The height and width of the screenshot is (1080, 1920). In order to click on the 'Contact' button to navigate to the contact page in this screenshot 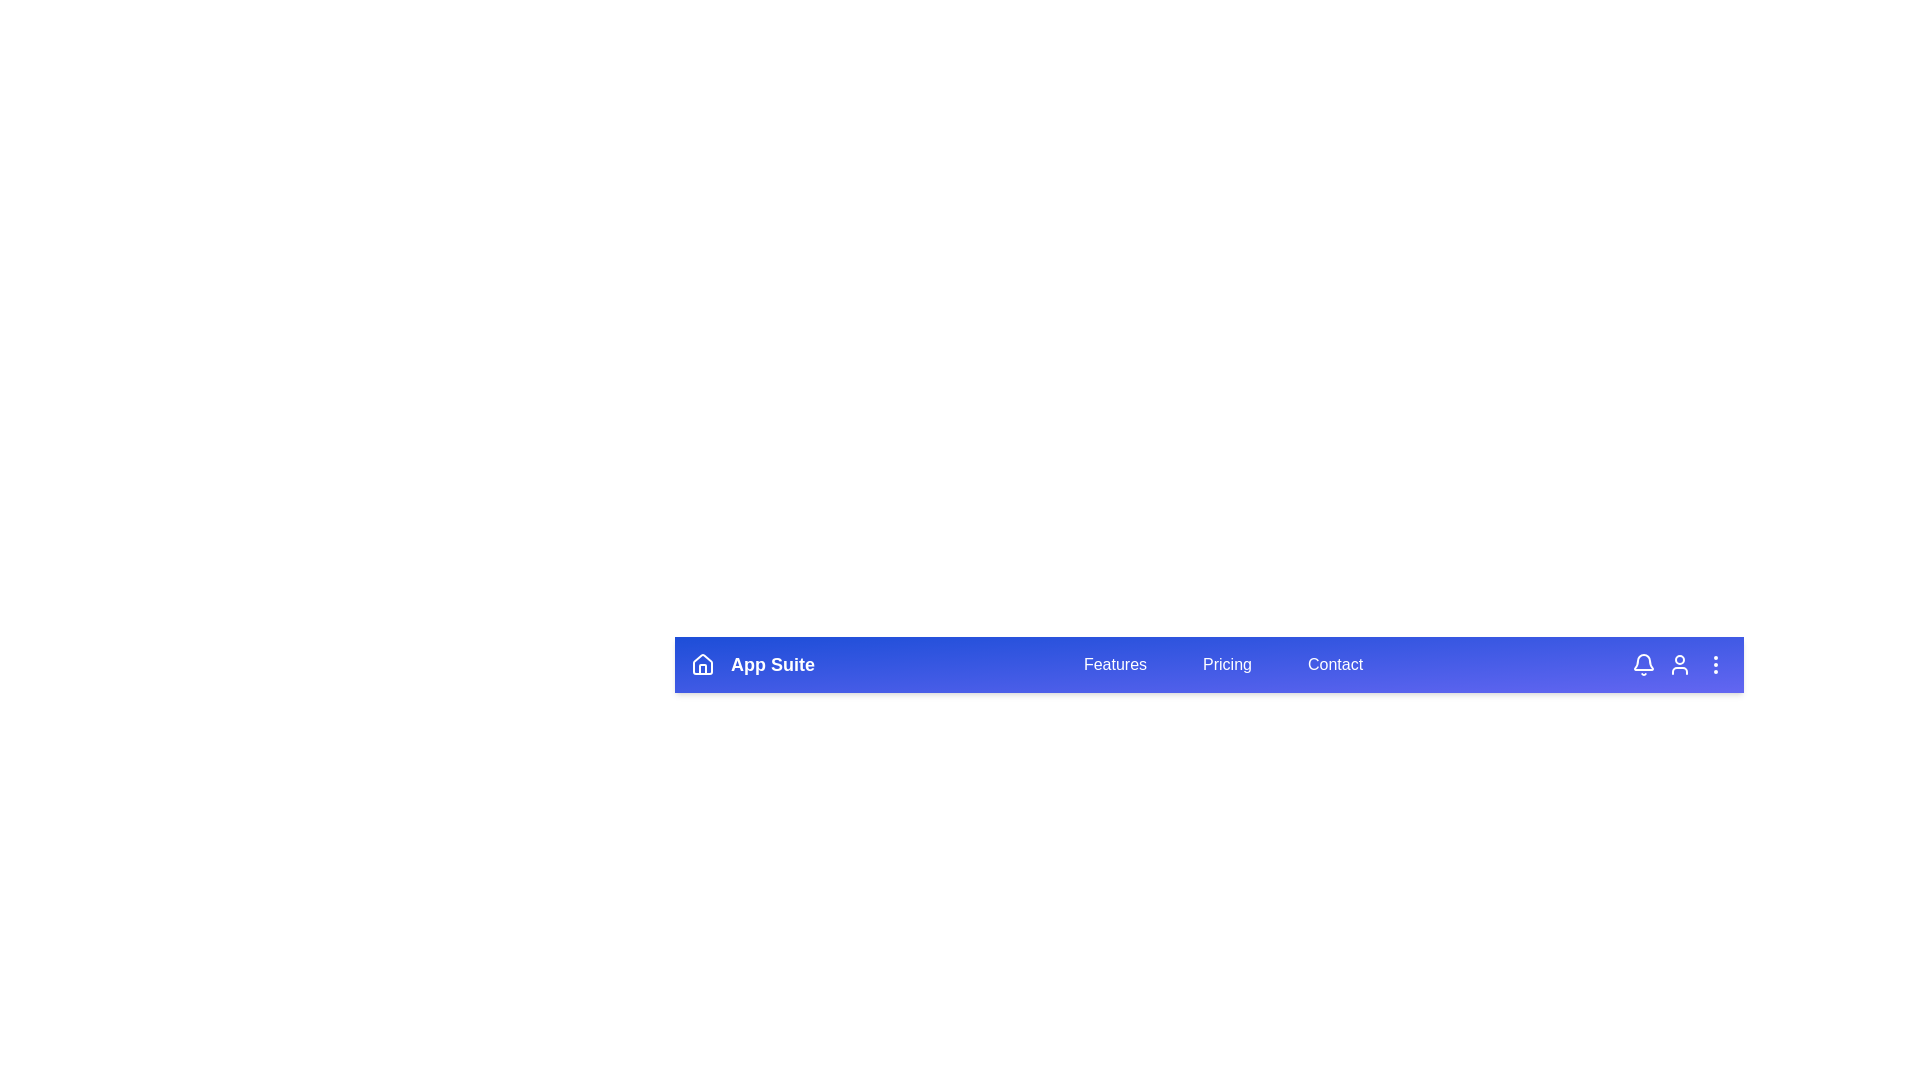, I will do `click(1335, 664)`.